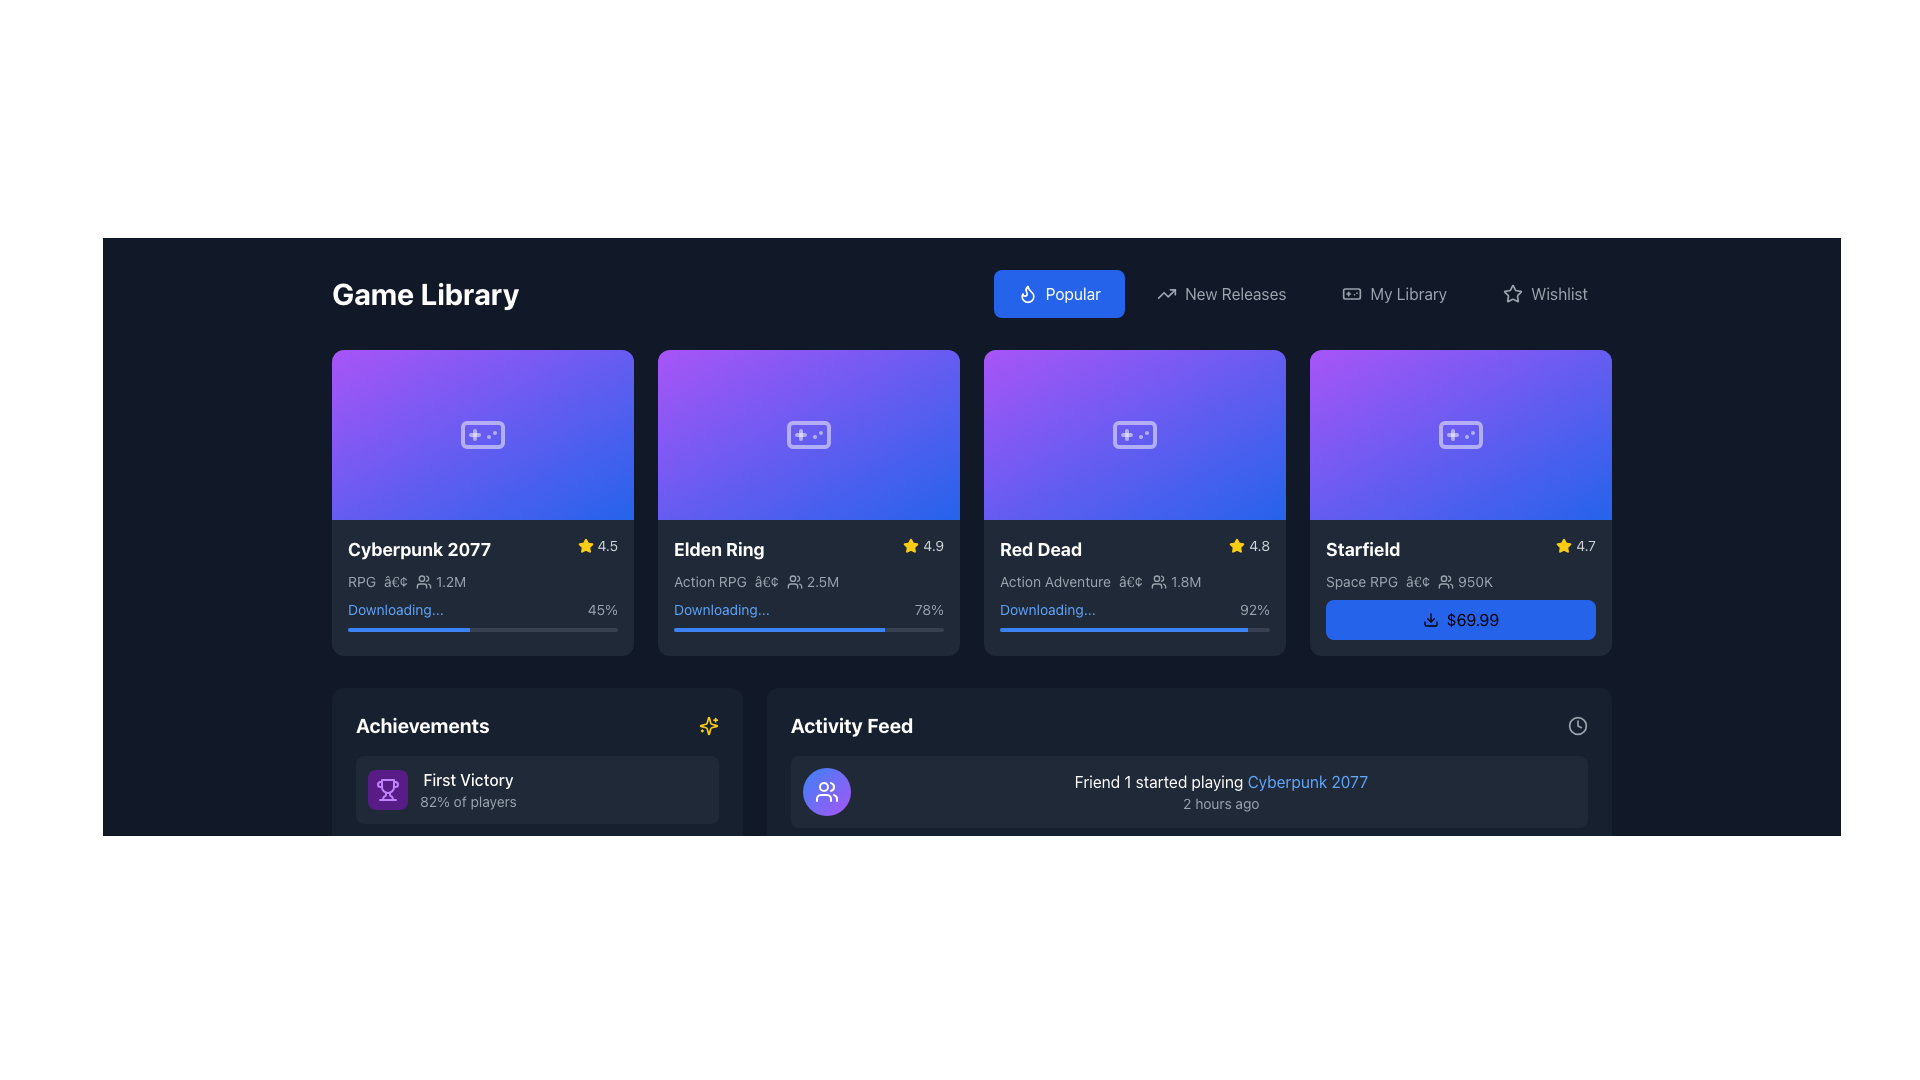 The width and height of the screenshot is (1920, 1080). What do you see at coordinates (1577, 725) in the screenshot?
I see `the circular clock icon with a gray stroke located at the far right of the 'Activity Feed' section header` at bounding box center [1577, 725].